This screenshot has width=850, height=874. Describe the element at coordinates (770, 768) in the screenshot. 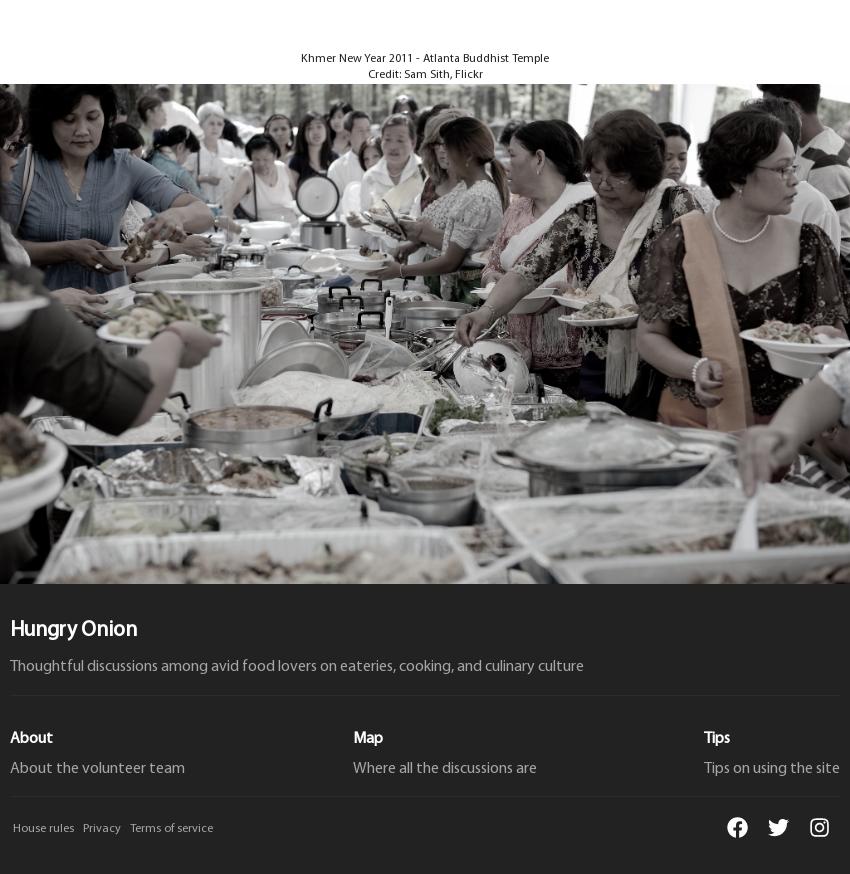

I see `'Tips on using the site'` at that location.